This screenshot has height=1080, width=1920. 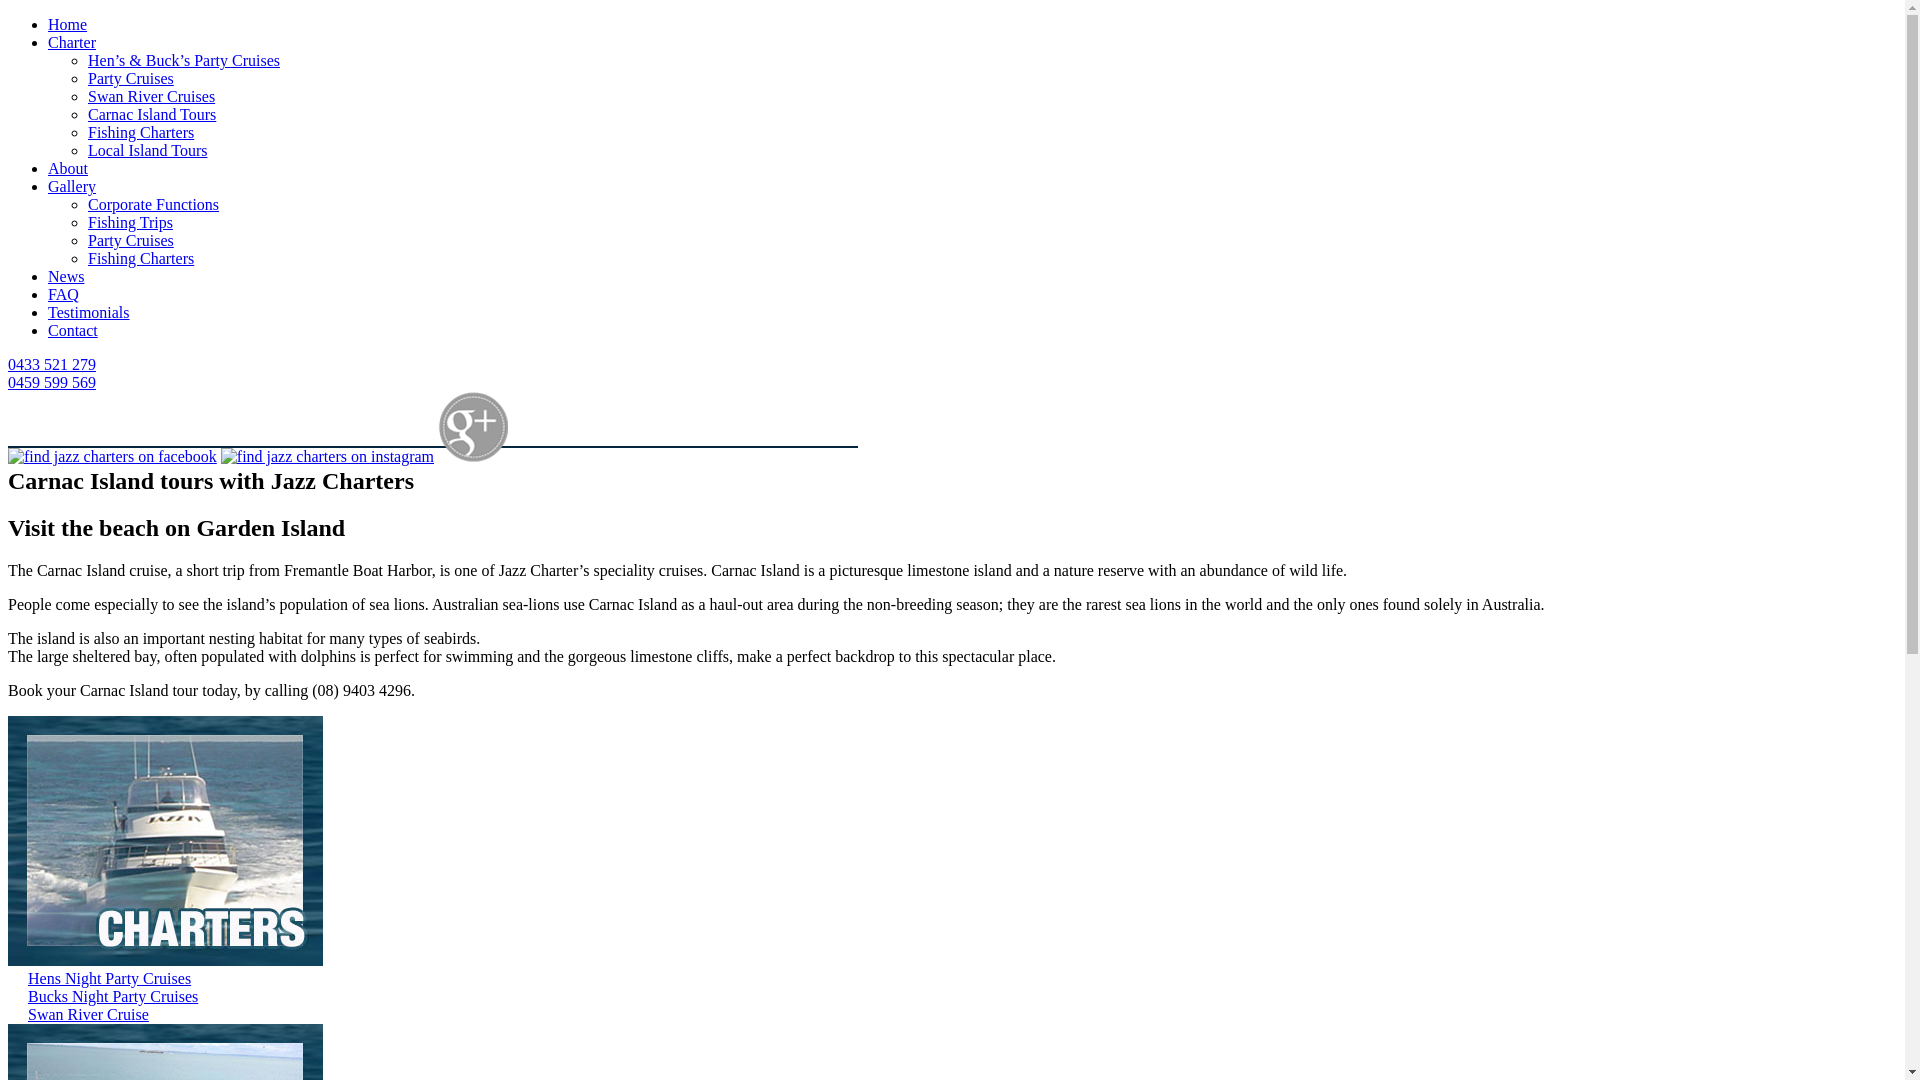 What do you see at coordinates (52, 364) in the screenshot?
I see `'0433 521 279'` at bounding box center [52, 364].